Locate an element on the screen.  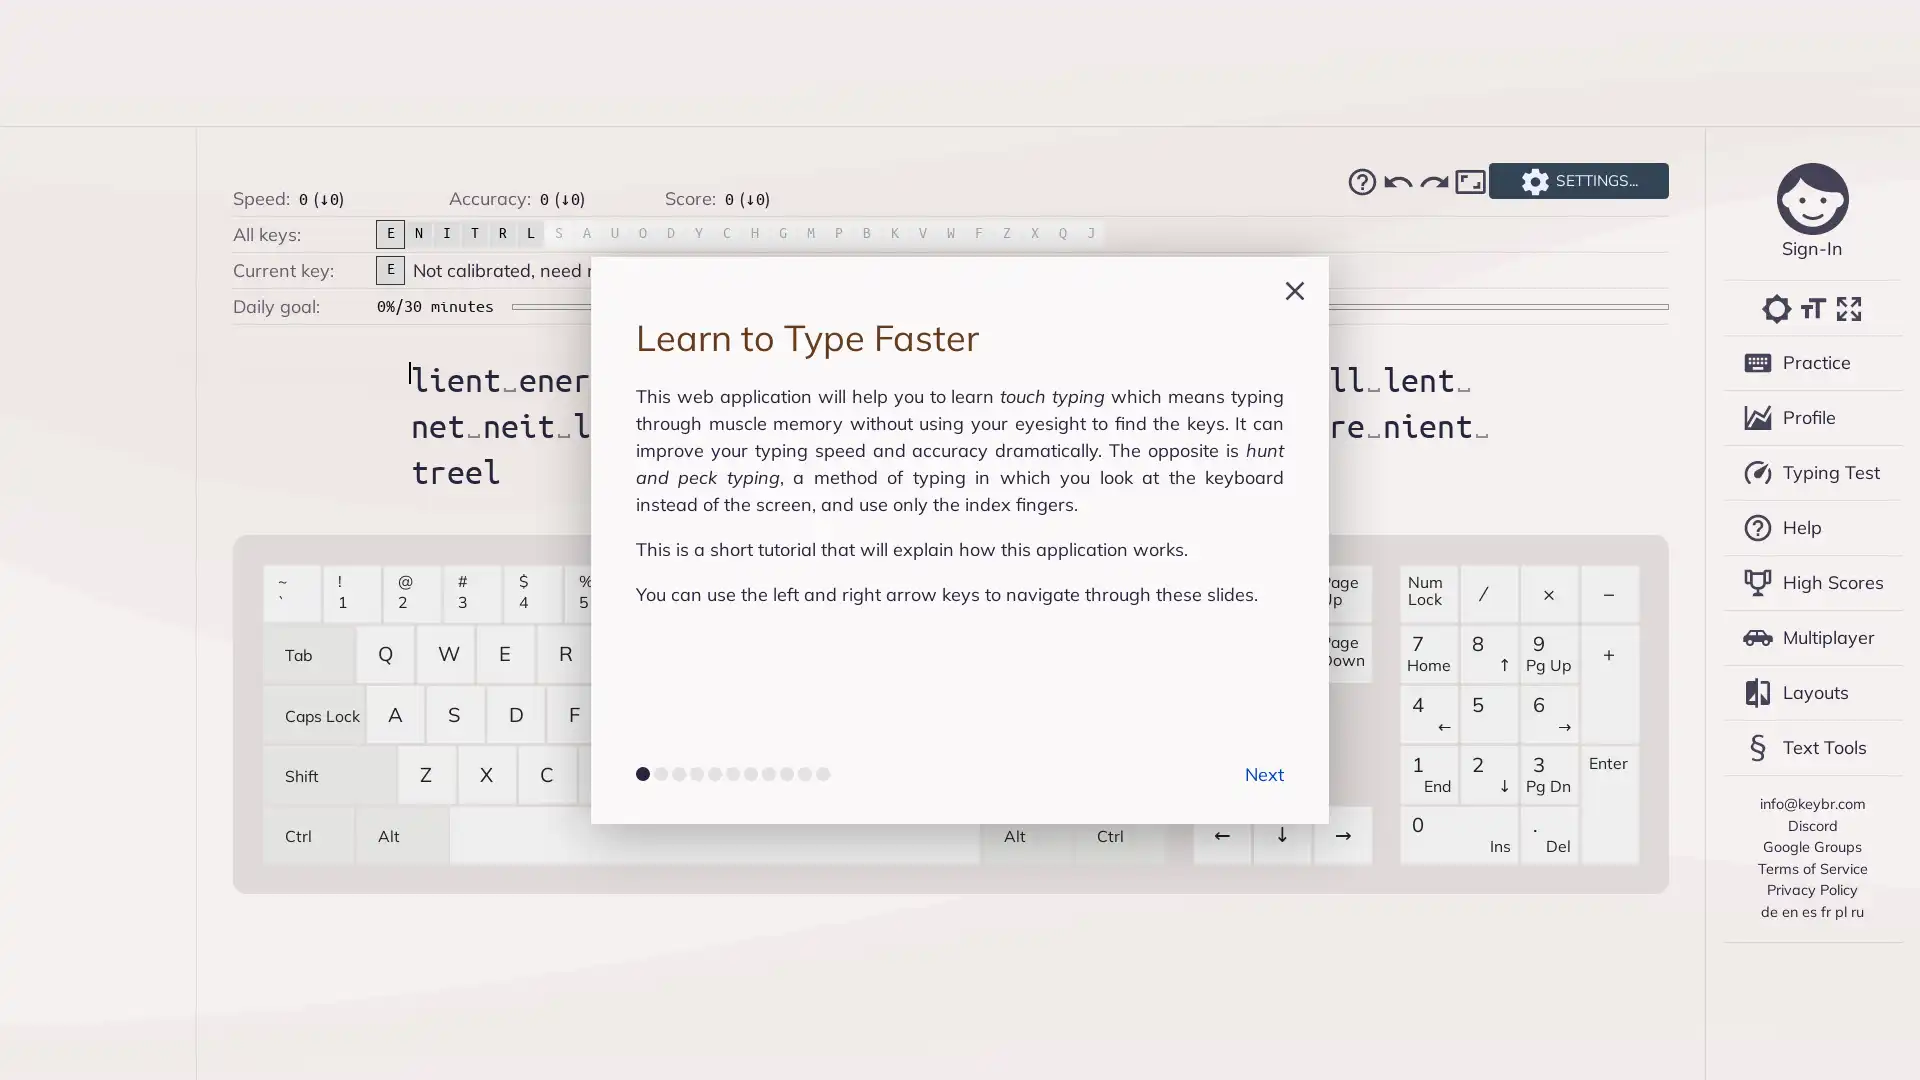
Skip the current lesson (Ctrl + Right Arrow). is located at coordinates (1433, 181).